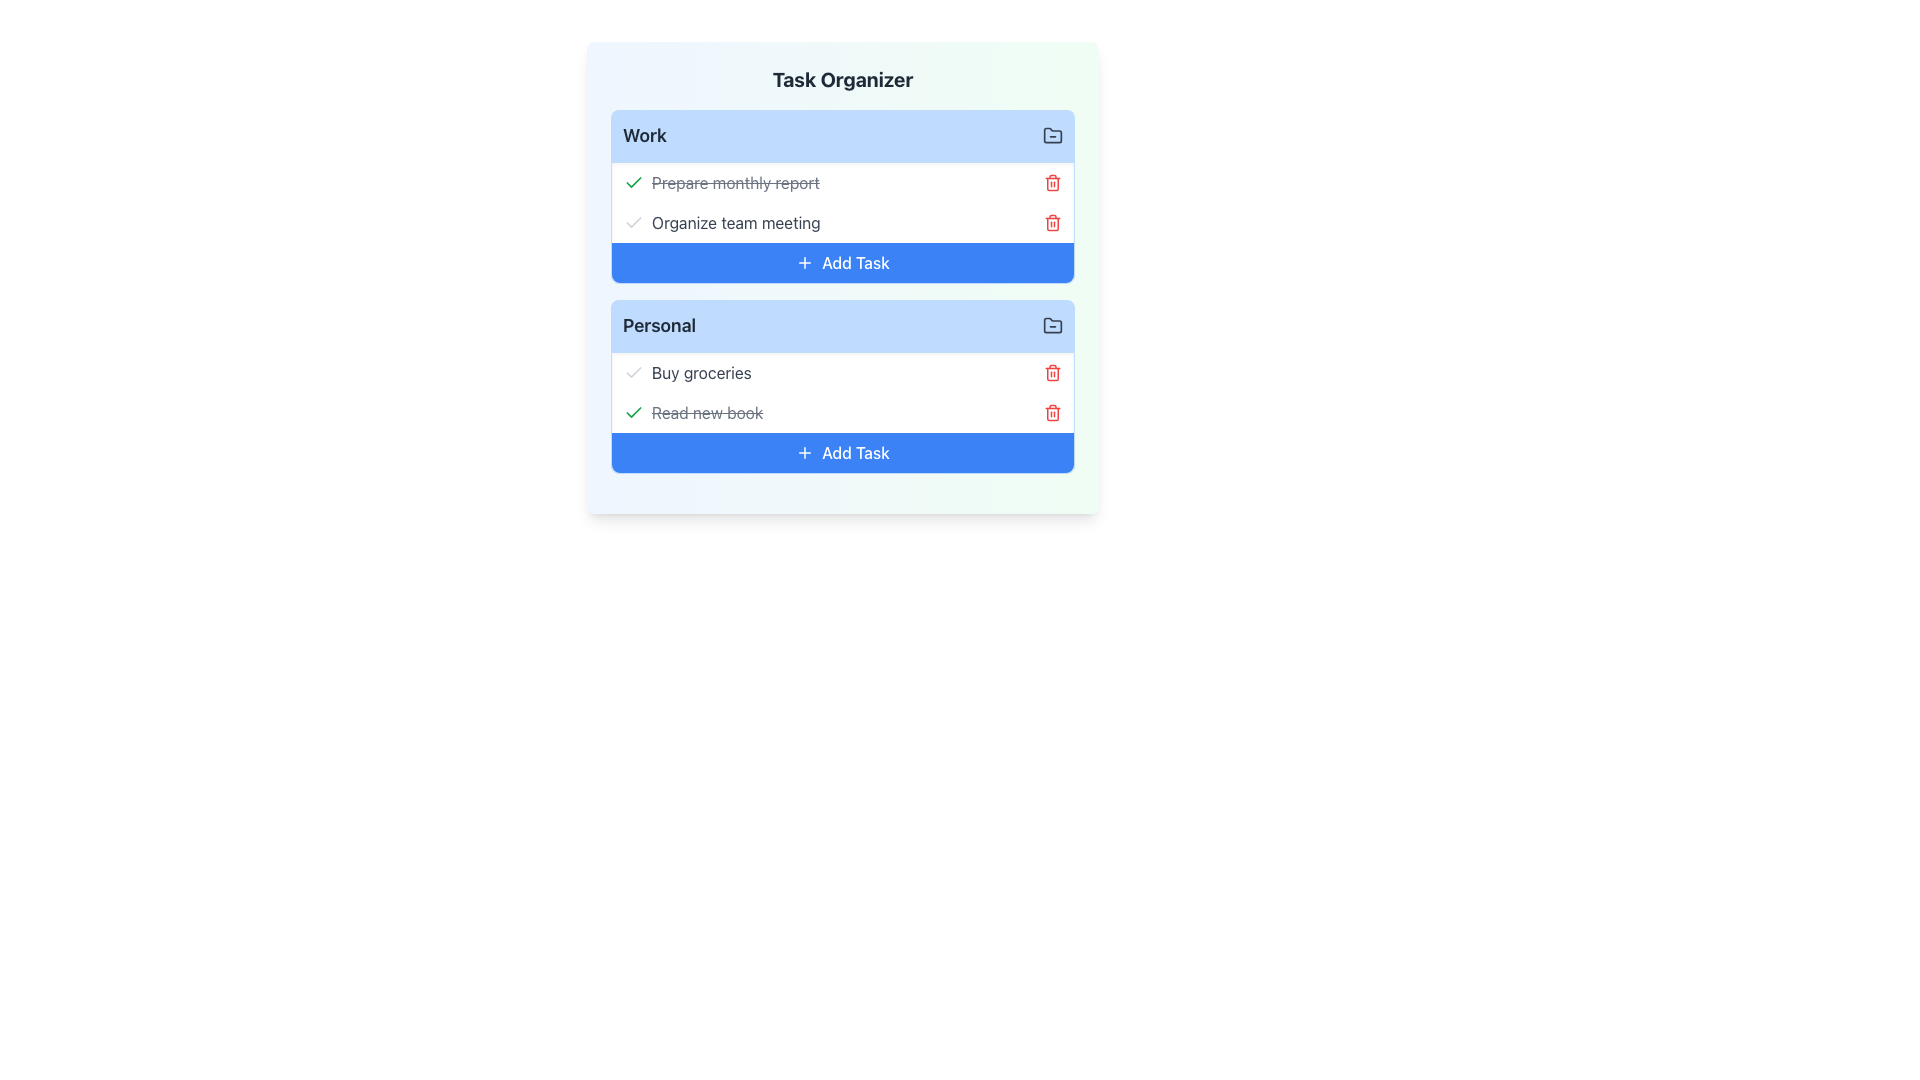 Image resolution: width=1920 pixels, height=1080 pixels. Describe the element at coordinates (707, 411) in the screenshot. I see `the text label displaying 'Read new book' in the 'Personal' task category for additional details` at that location.